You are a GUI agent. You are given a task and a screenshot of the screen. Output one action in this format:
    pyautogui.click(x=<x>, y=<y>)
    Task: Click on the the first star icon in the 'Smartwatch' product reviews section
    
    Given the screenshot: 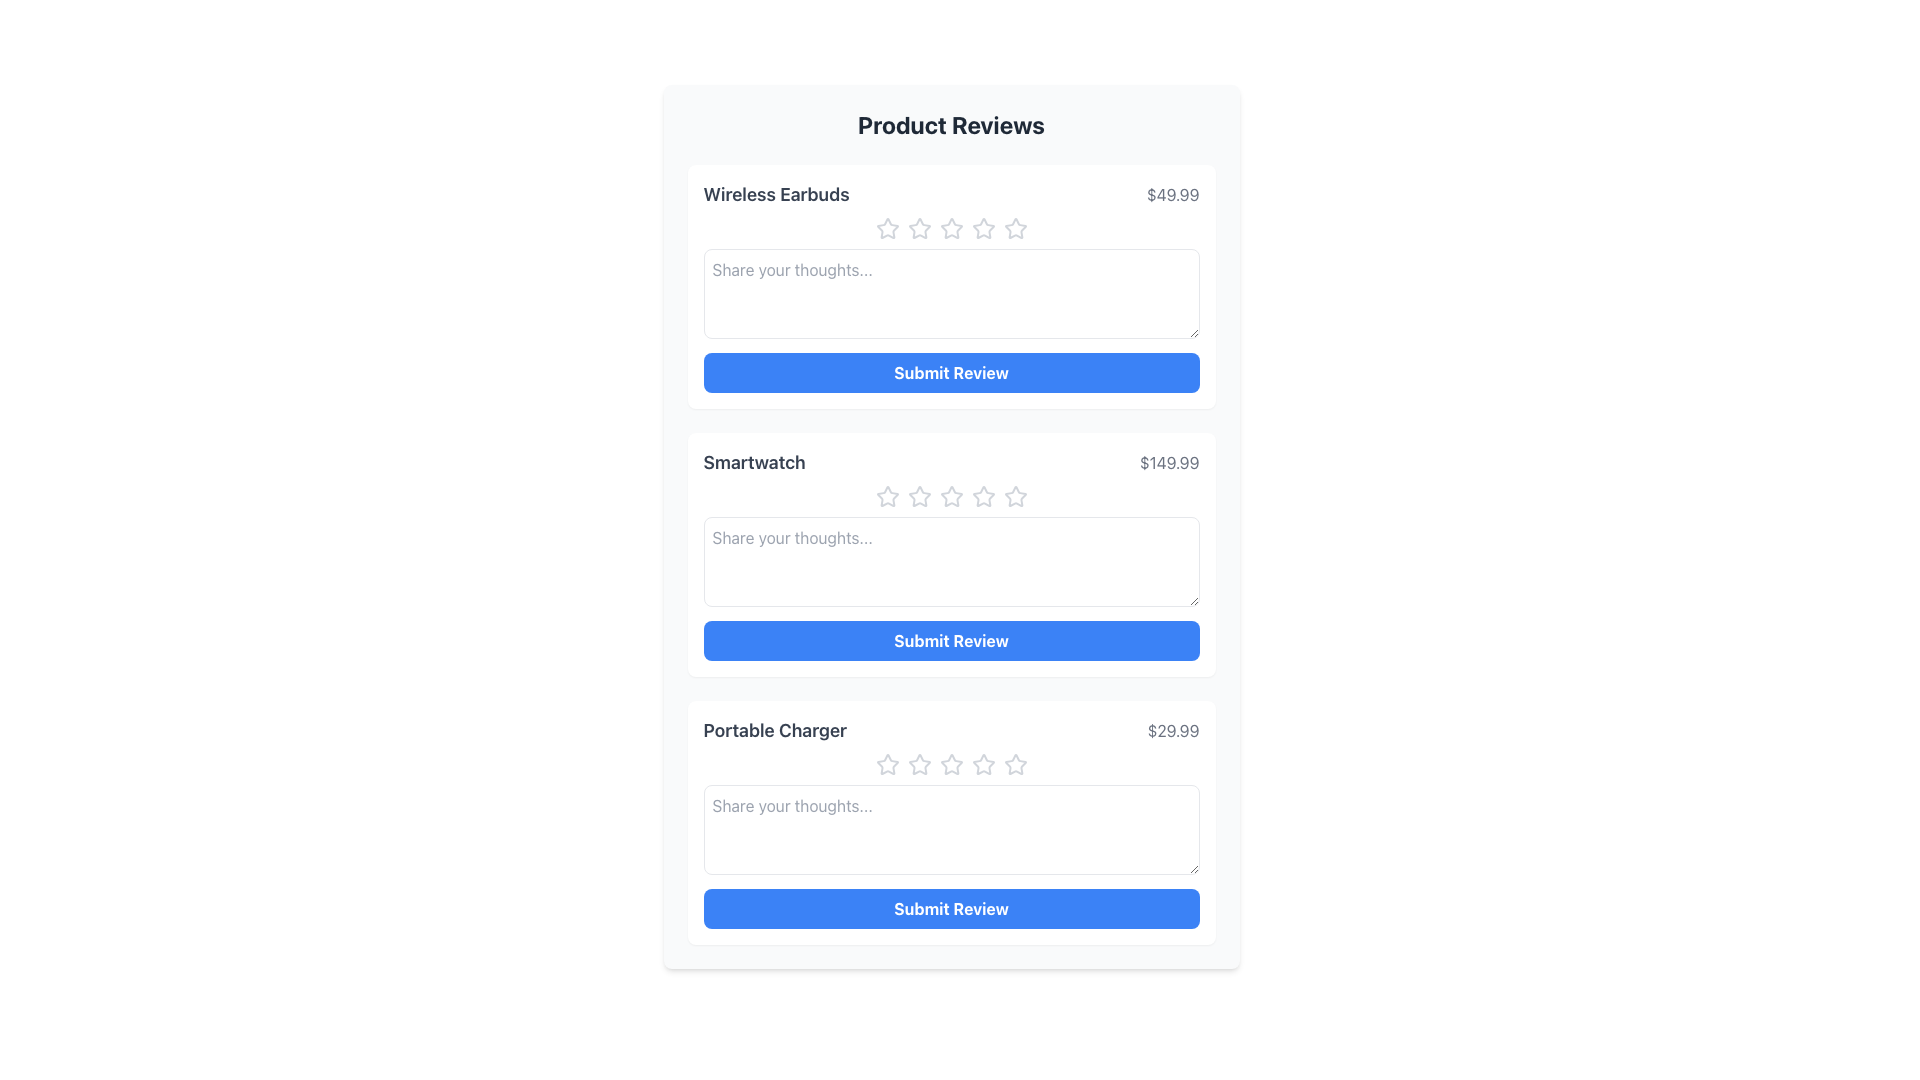 What is the action you would take?
    pyautogui.click(x=886, y=496)
    